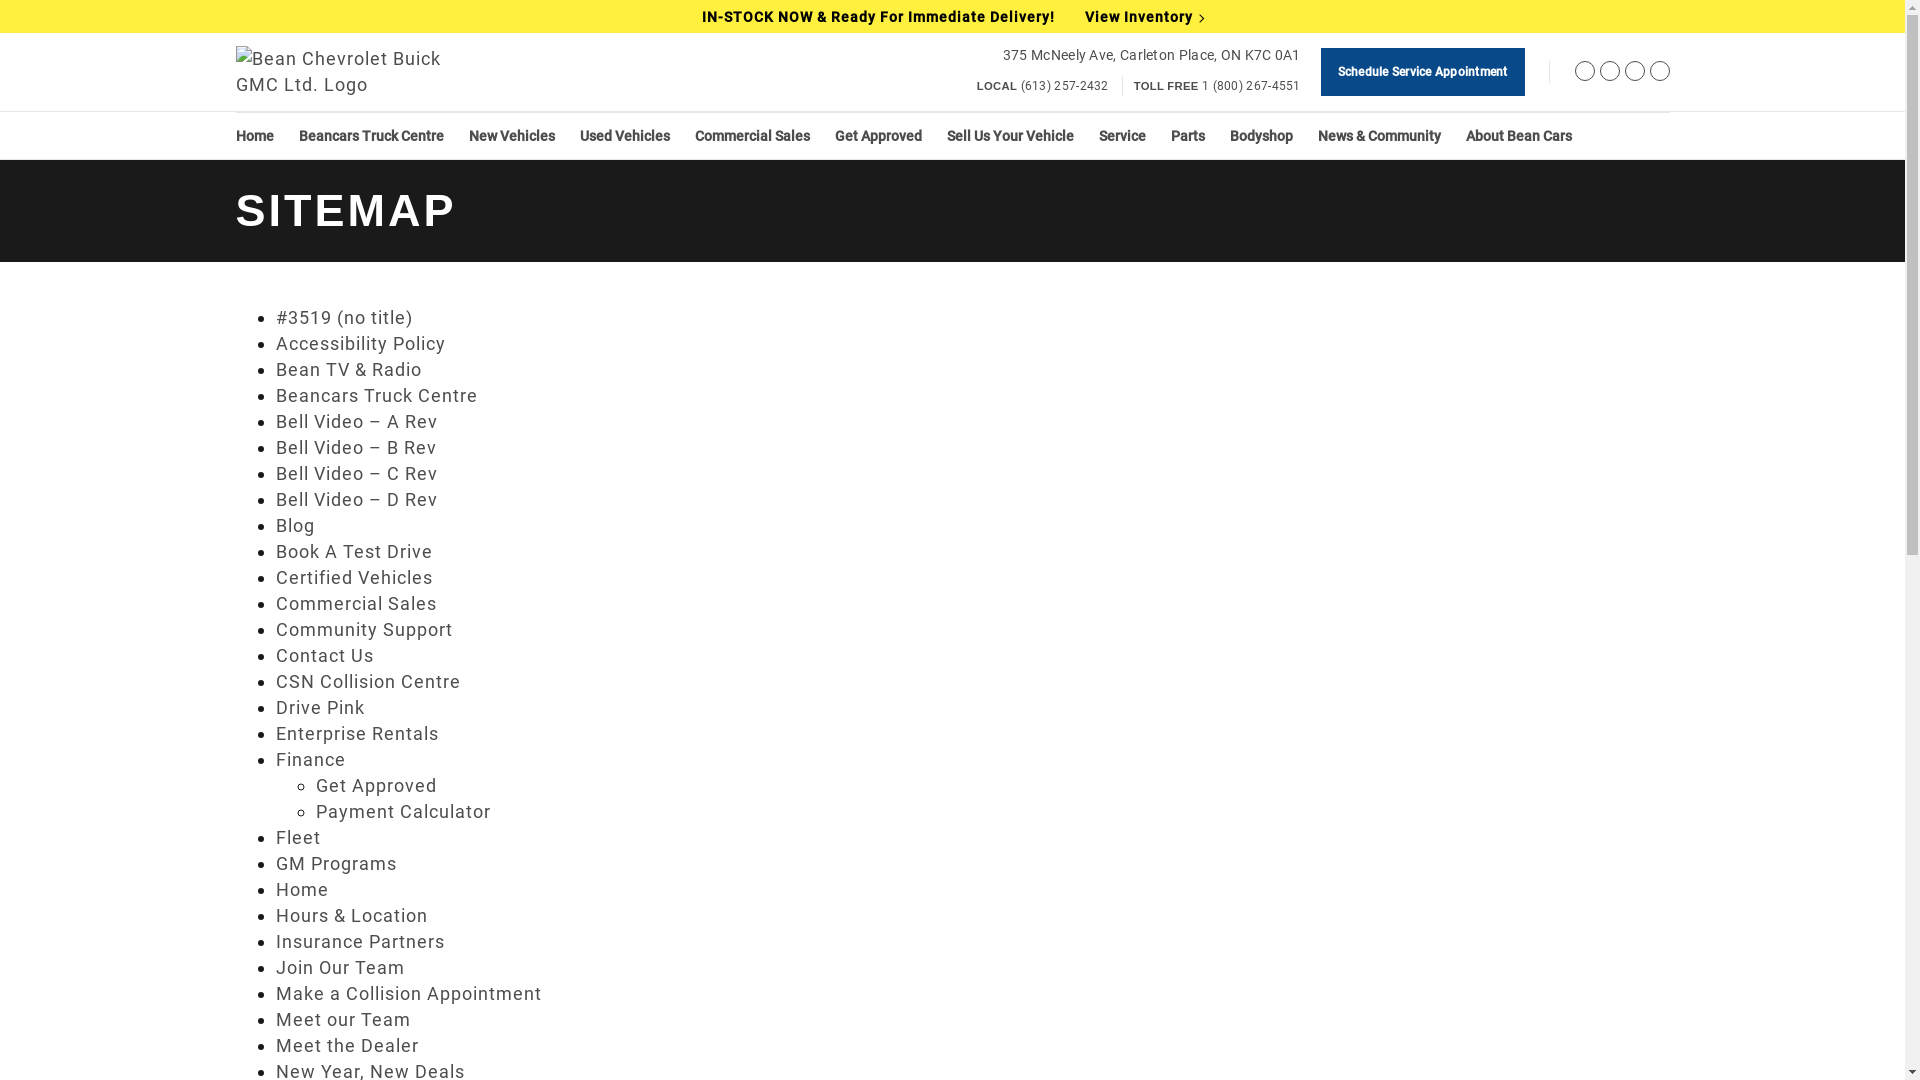  I want to click on 'Meet the Dealer', so click(347, 1044).